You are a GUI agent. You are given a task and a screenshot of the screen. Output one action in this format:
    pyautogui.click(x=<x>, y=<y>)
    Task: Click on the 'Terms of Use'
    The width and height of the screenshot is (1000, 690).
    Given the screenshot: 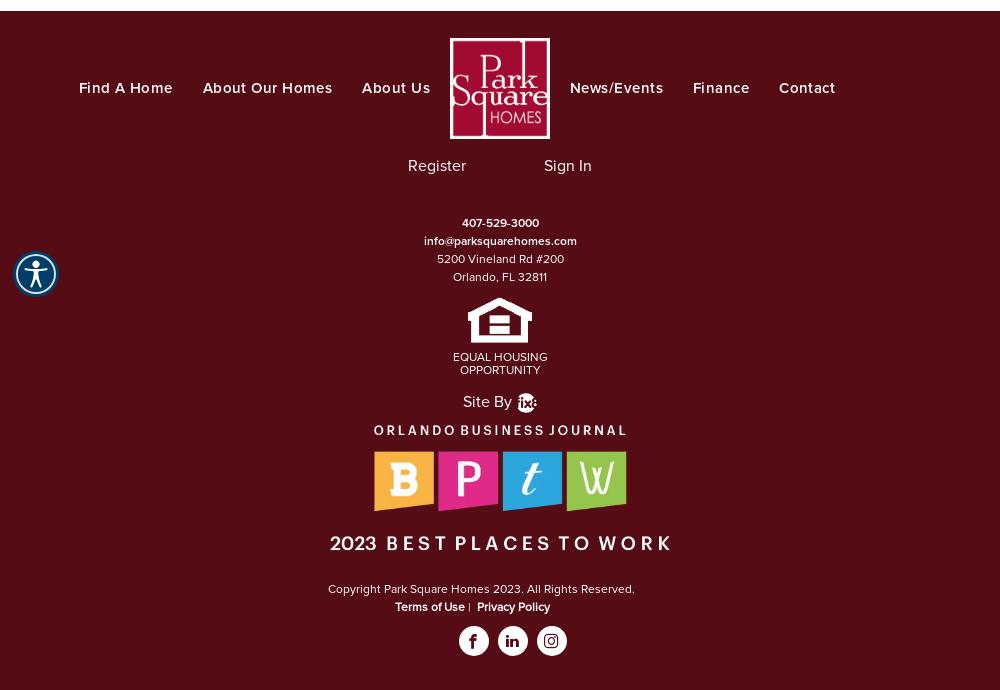 What is the action you would take?
    pyautogui.click(x=430, y=605)
    